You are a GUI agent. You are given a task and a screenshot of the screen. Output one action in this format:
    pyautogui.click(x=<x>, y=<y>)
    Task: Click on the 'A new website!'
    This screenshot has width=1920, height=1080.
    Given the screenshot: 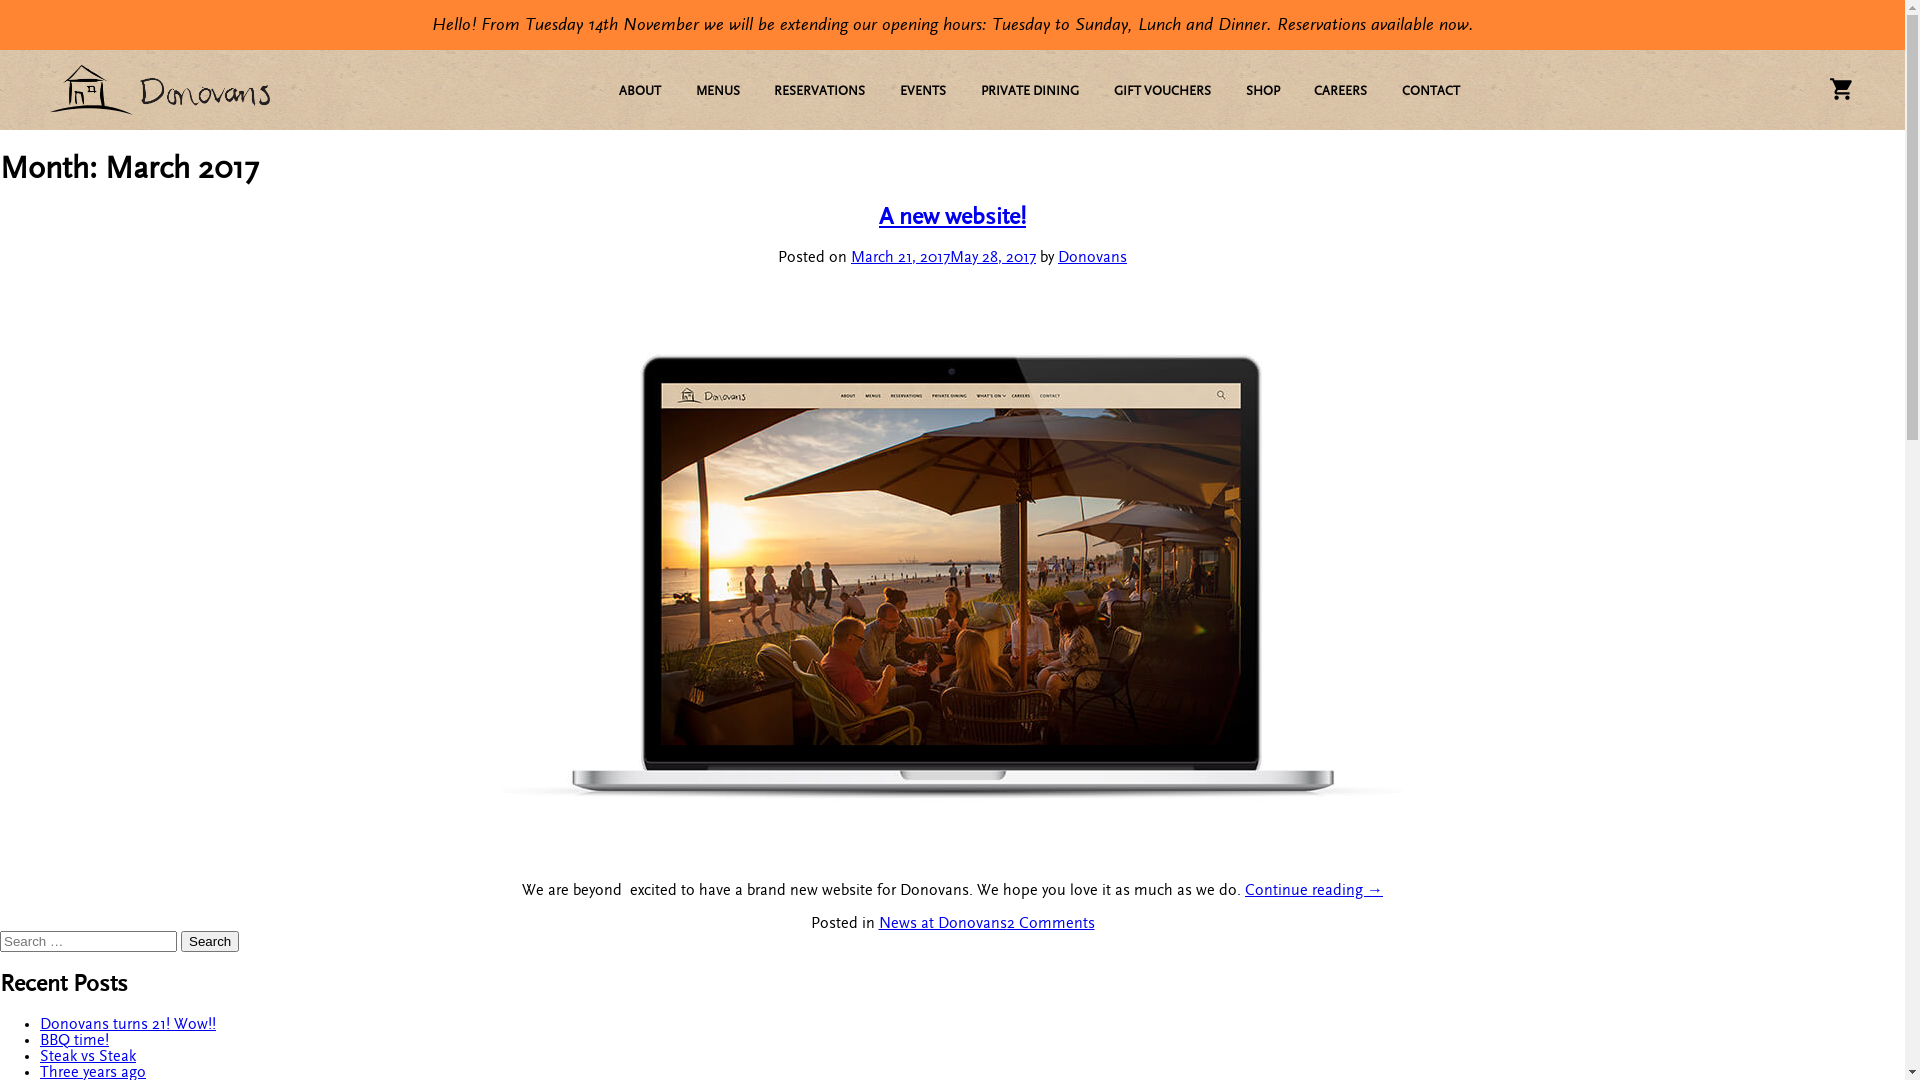 What is the action you would take?
    pyautogui.click(x=951, y=216)
    